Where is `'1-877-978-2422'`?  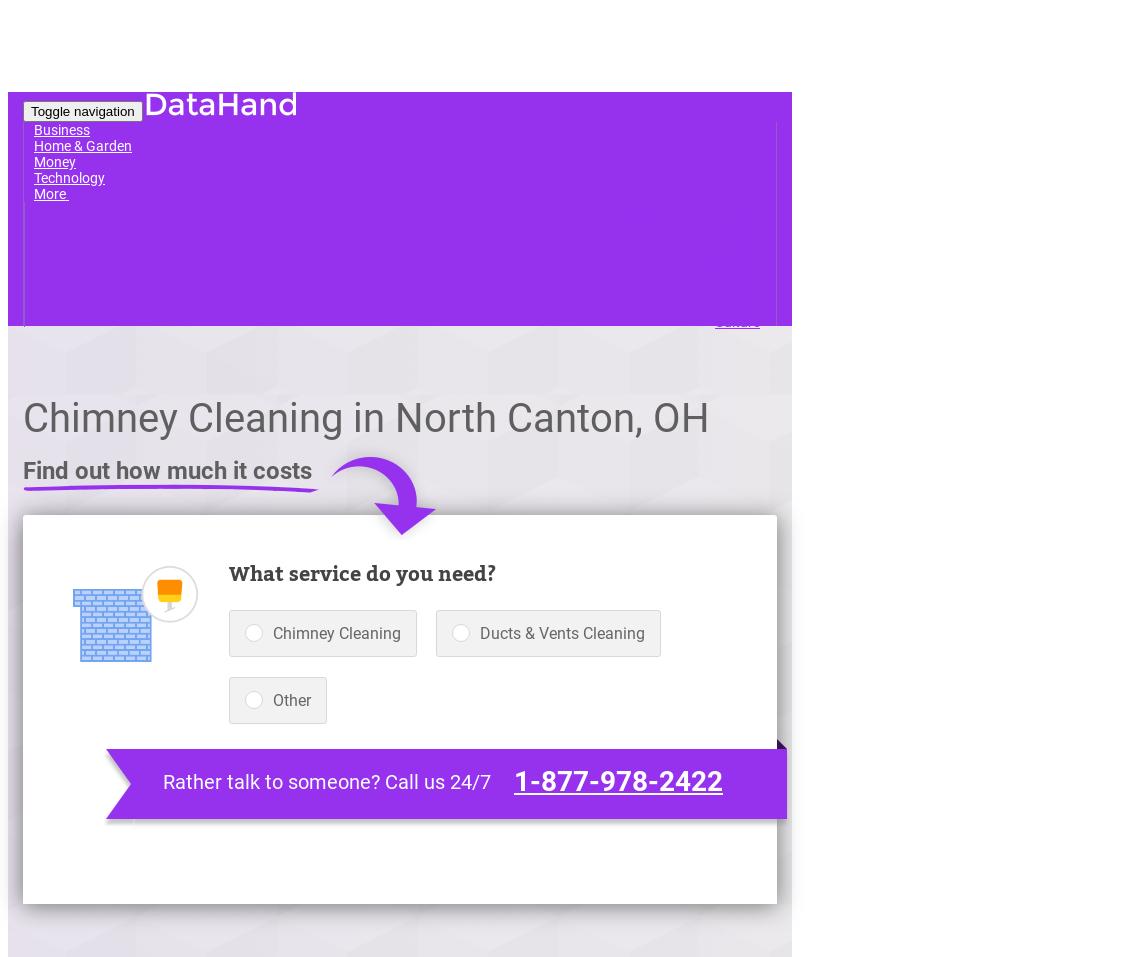 '1-877-978-2422' is located at coordinates (617, 780).